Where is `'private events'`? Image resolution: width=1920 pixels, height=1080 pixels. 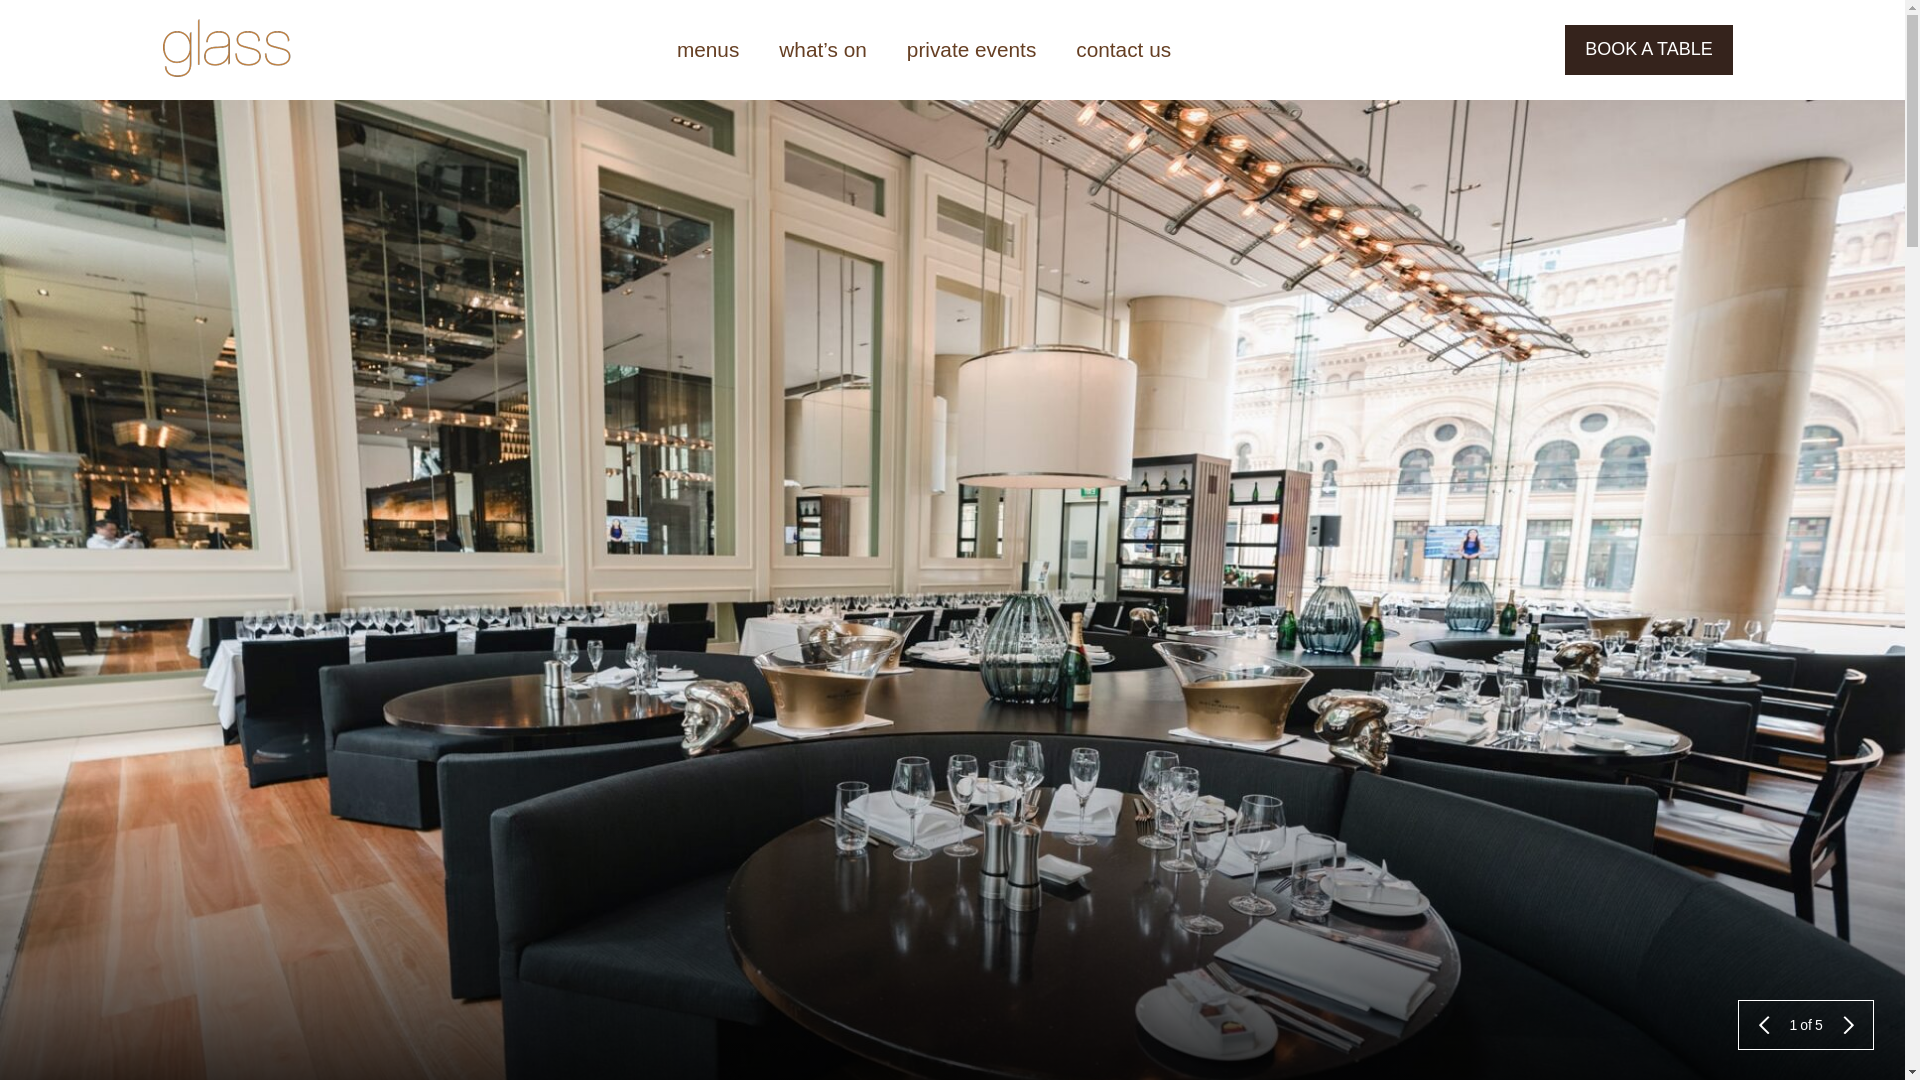
'private events' is located at coordinates (971, 49).